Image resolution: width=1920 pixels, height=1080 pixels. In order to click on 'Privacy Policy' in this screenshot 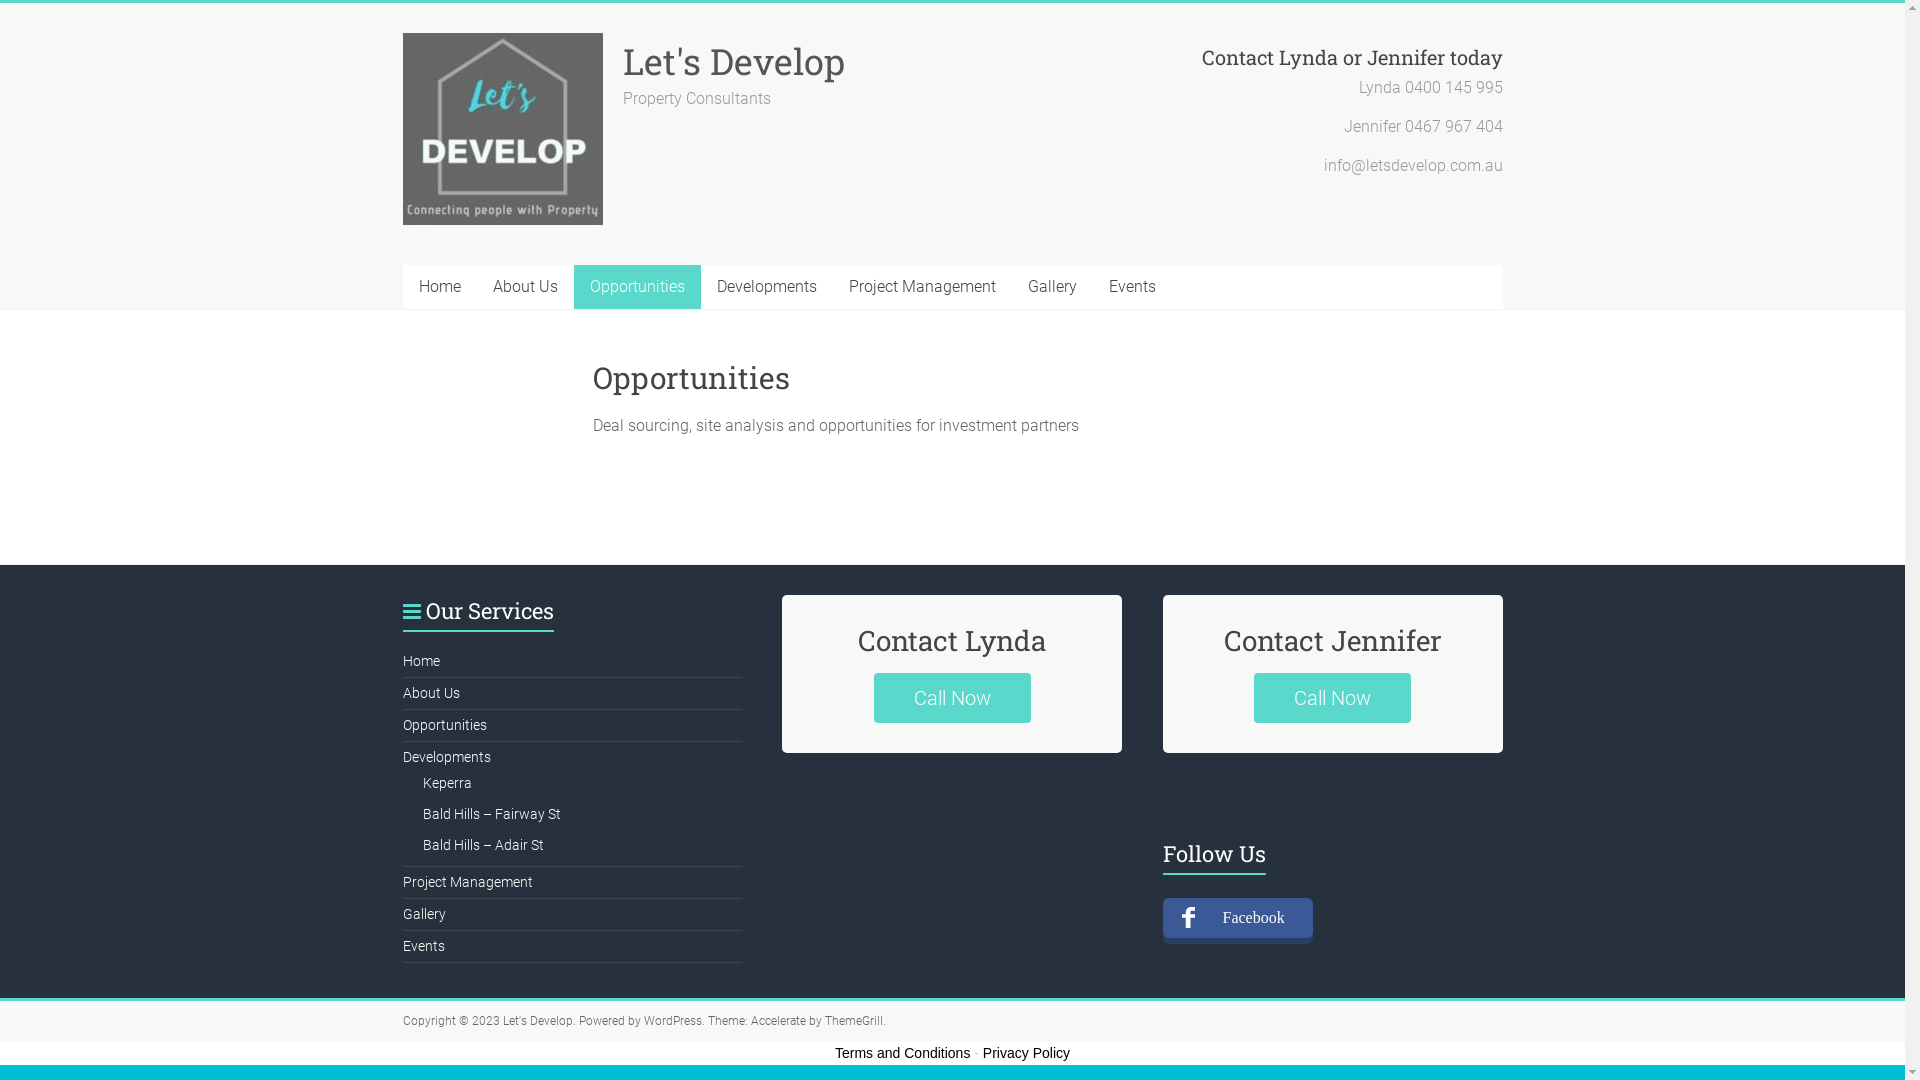, I will do `click(1026, 1052)`.